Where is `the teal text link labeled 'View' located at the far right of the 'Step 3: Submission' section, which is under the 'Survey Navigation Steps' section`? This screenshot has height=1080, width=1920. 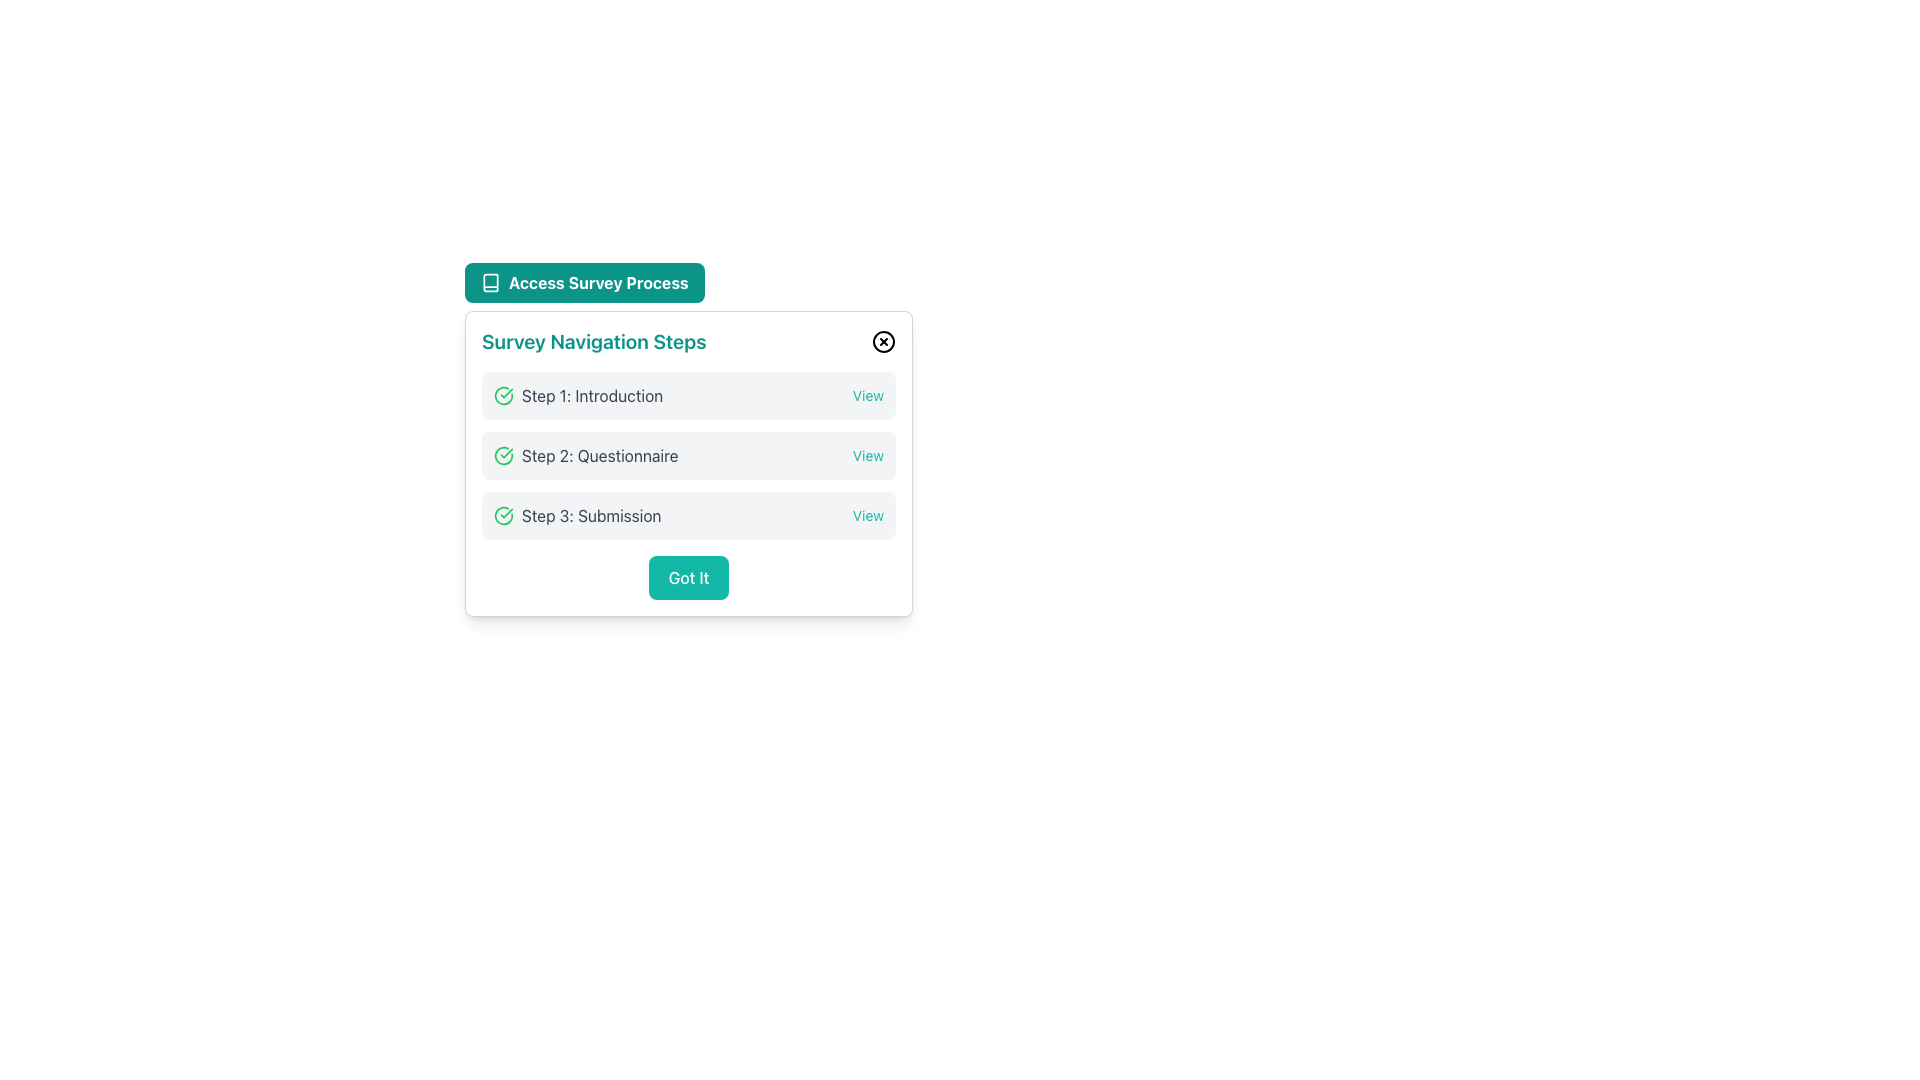 the teal text link labeled 'View' located at the far right of the 'Step 3: Submission' section, which is under the 'Survey Navigation Steps' section is located at coordinates (868, 515).